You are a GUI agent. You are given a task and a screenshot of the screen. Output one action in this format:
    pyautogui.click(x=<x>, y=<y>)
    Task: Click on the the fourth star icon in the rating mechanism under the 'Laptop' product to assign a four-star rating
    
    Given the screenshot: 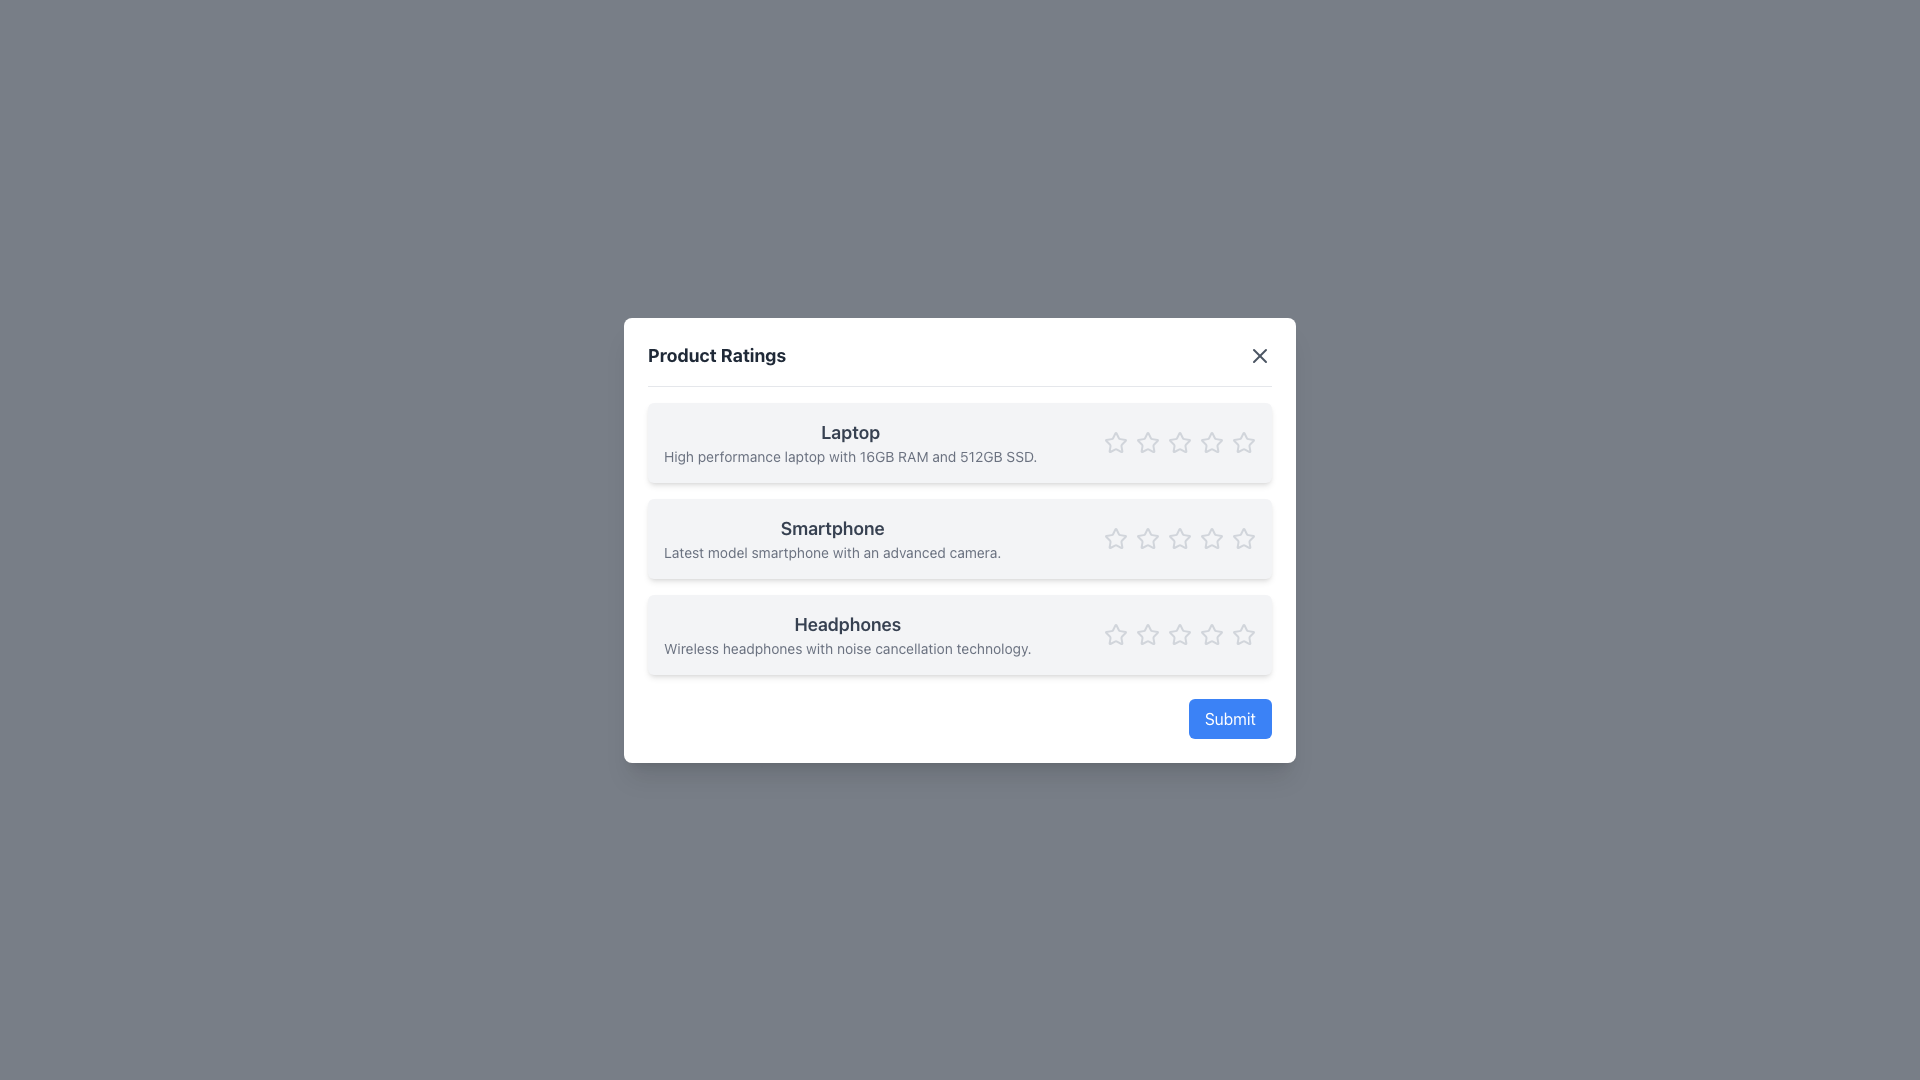 What is the action you would take?
    pyautogui.click(x=1180, y=441)
    